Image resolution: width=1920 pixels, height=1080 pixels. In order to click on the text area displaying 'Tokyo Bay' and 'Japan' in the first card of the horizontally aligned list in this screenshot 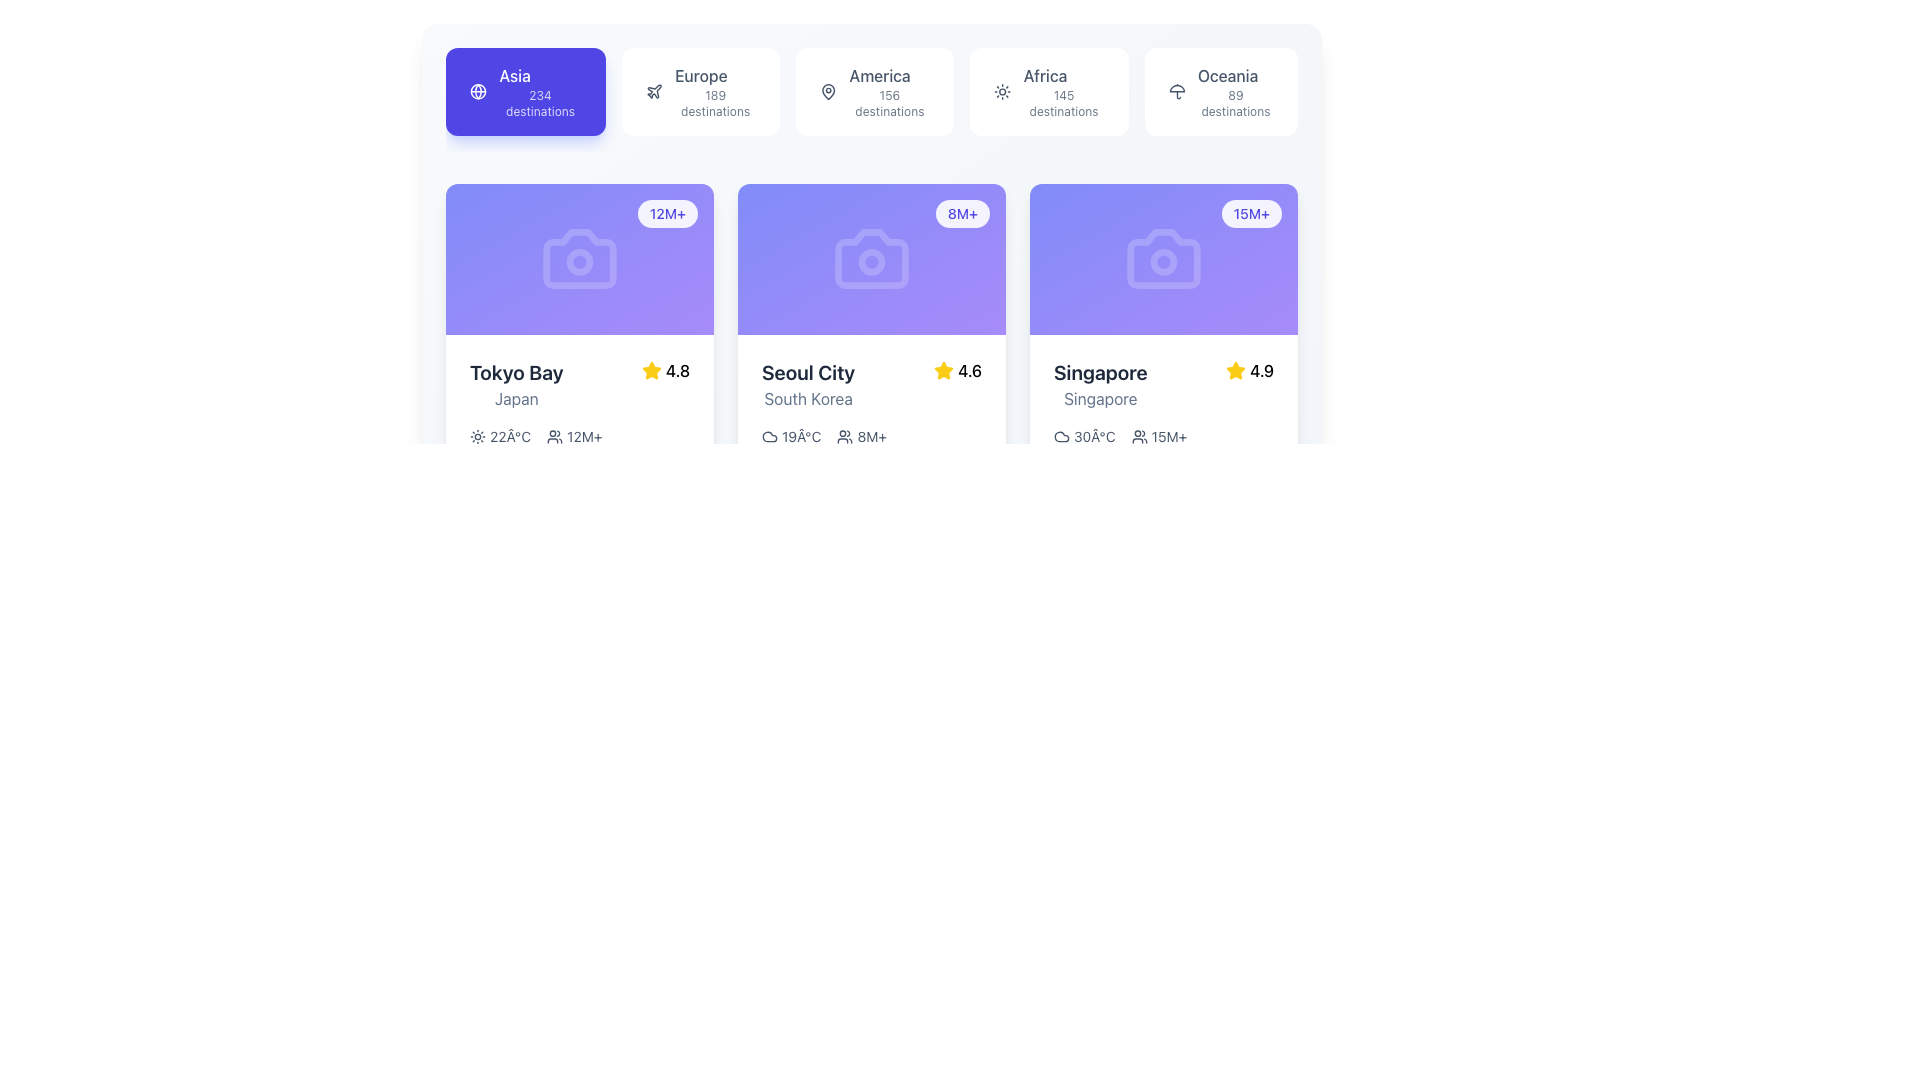, I will do `click(516, 384)`.